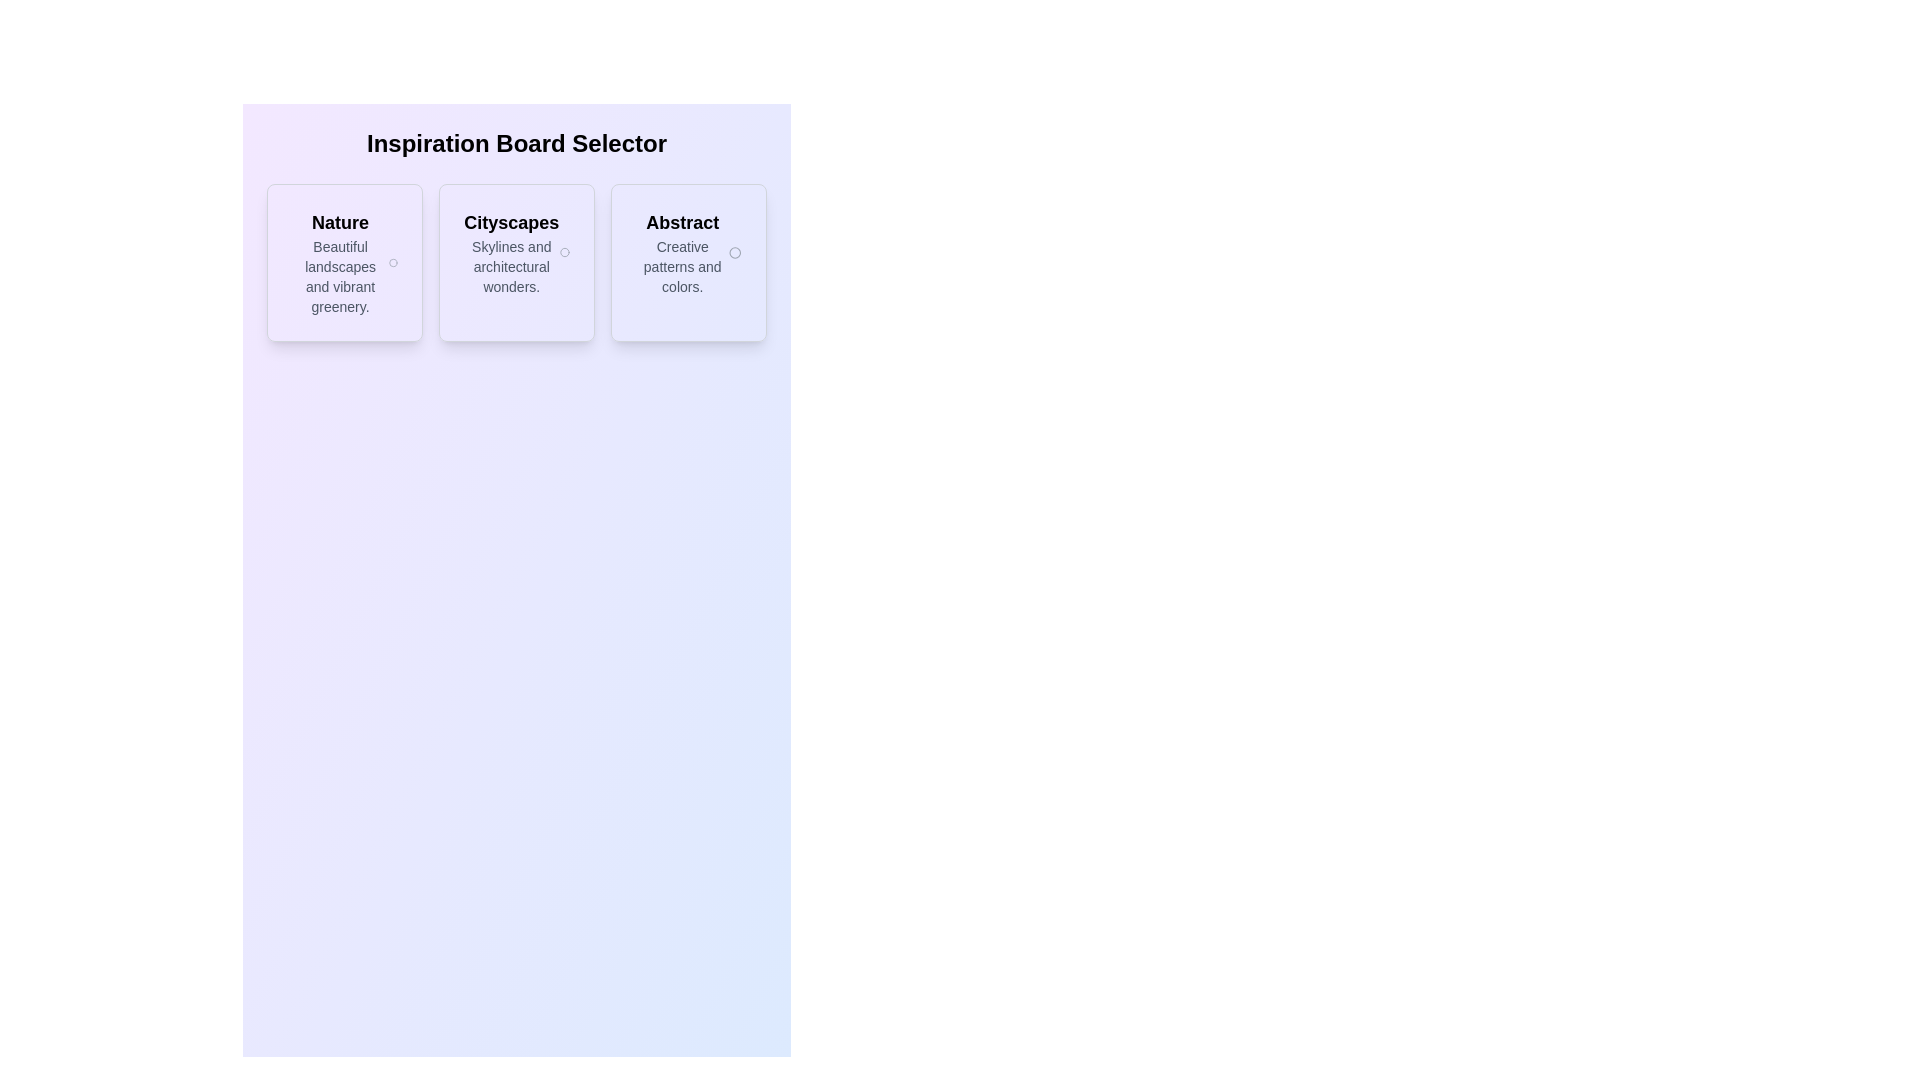 This screenshot has height=1080, width=1920. What do you see at coordinates (340, 261) in the screenshot?
I see `the 'Nature' informational card located in the first column under the 'Inspiration Board Selector' title` at bounding box center [340, 261].